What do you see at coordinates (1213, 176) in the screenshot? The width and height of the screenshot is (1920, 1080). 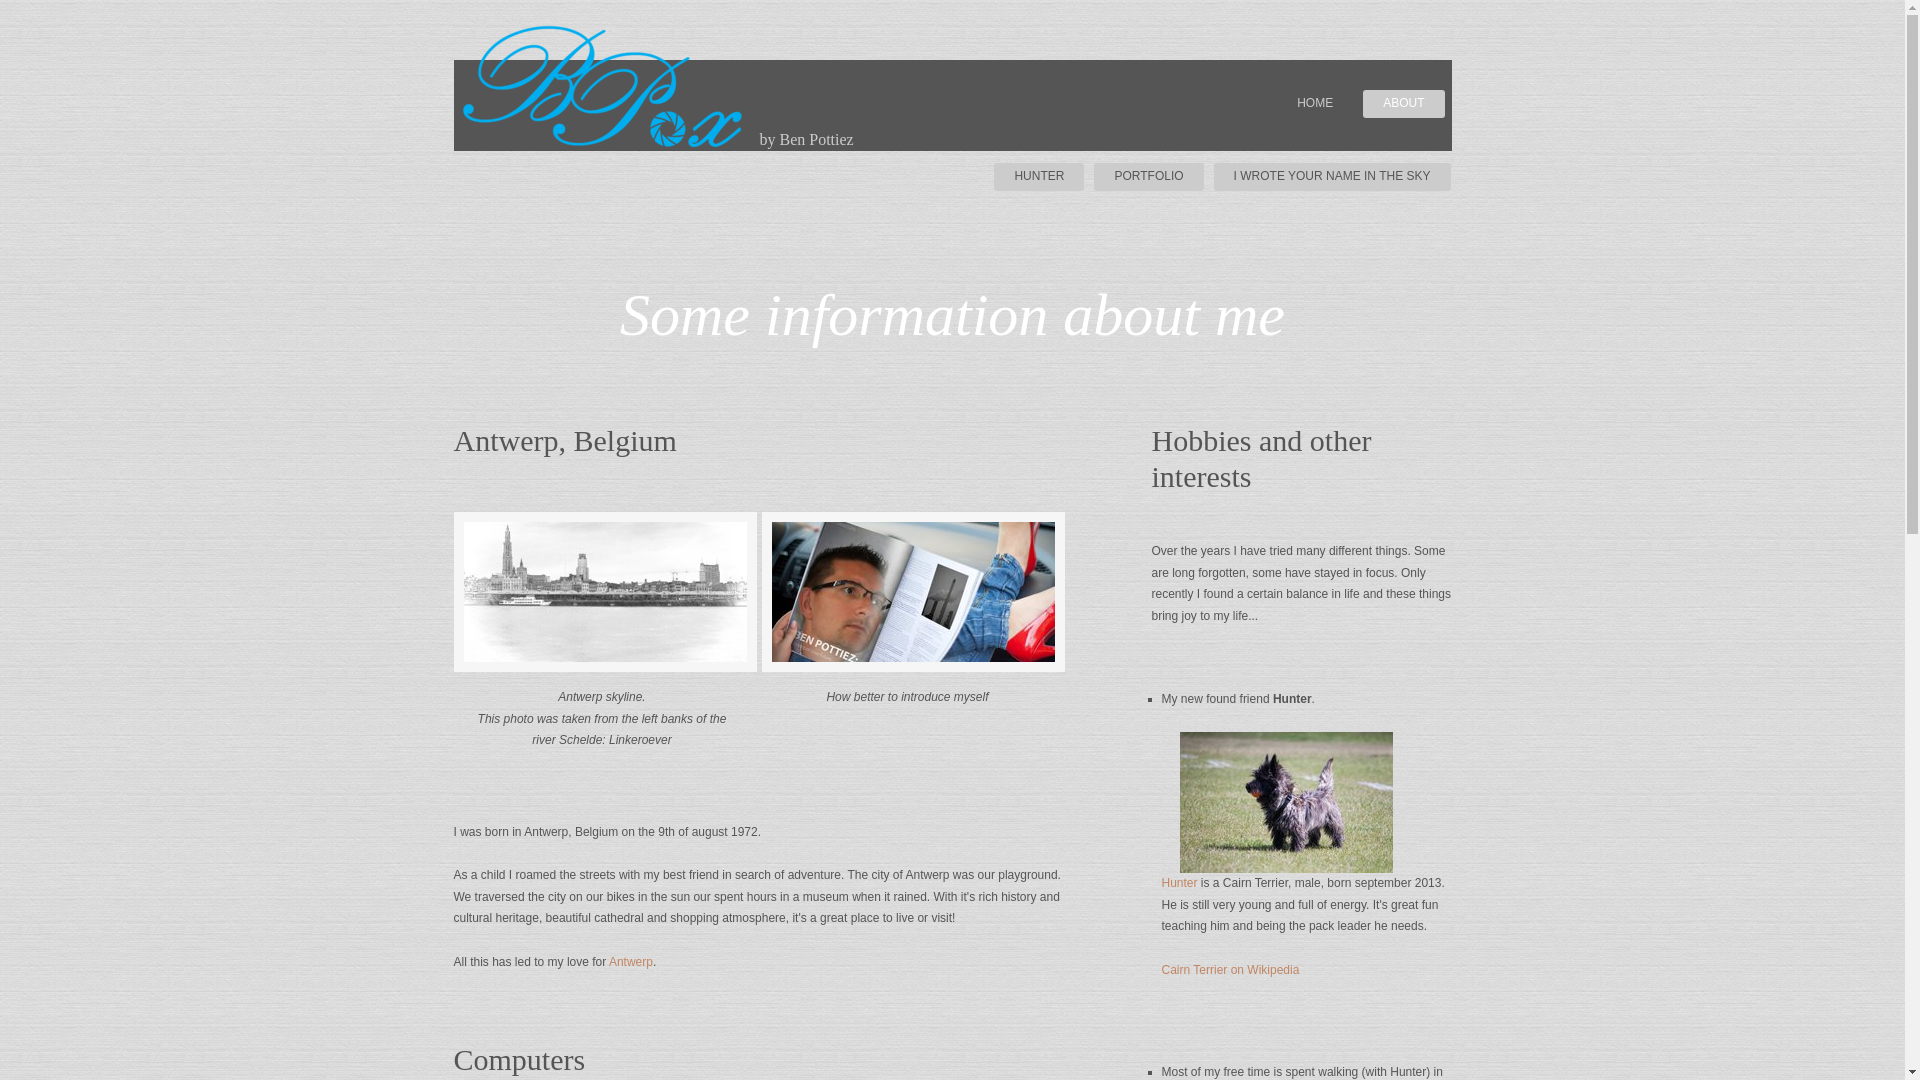 I see `'I WROTE YOUR NAME IN THE SKY'` at bounding box center [1213, 176].